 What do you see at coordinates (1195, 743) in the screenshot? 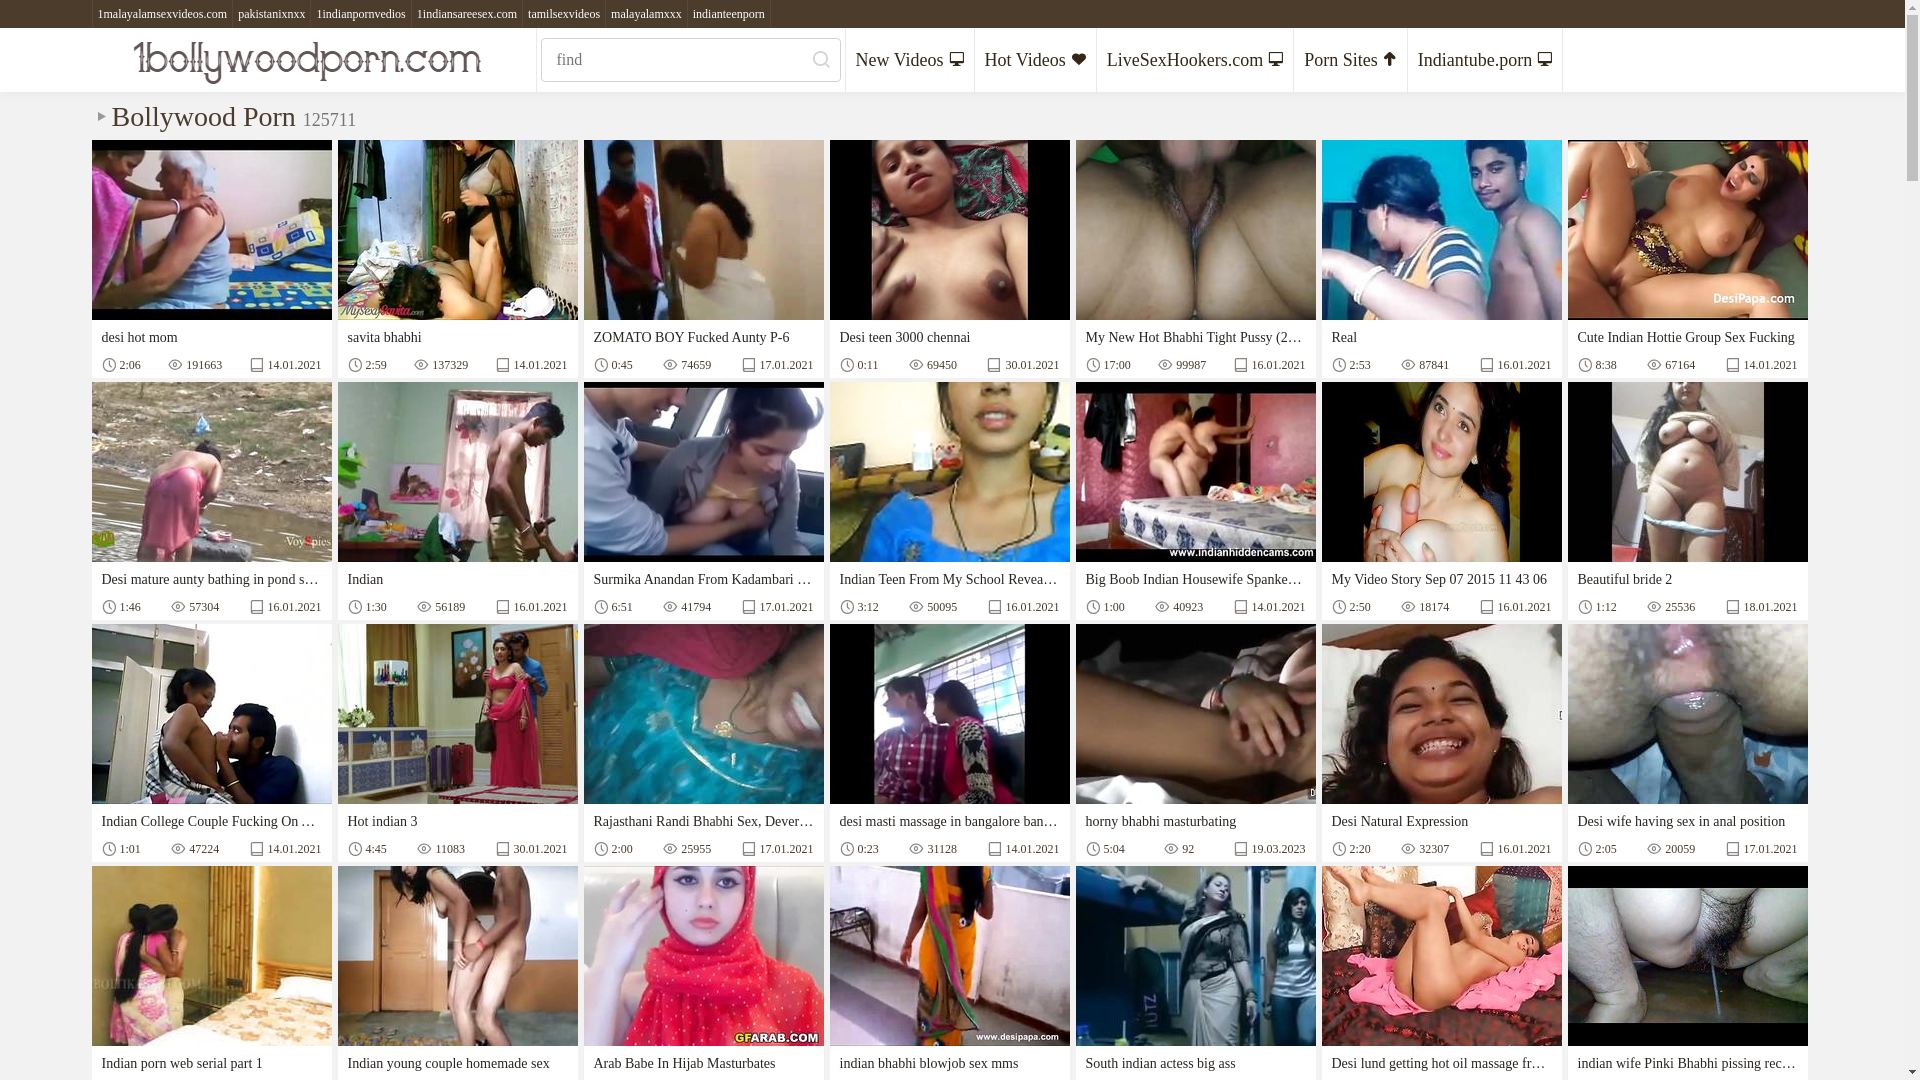
I see `'horny bhabhi masturbating` at bounding box center [1195, 743].